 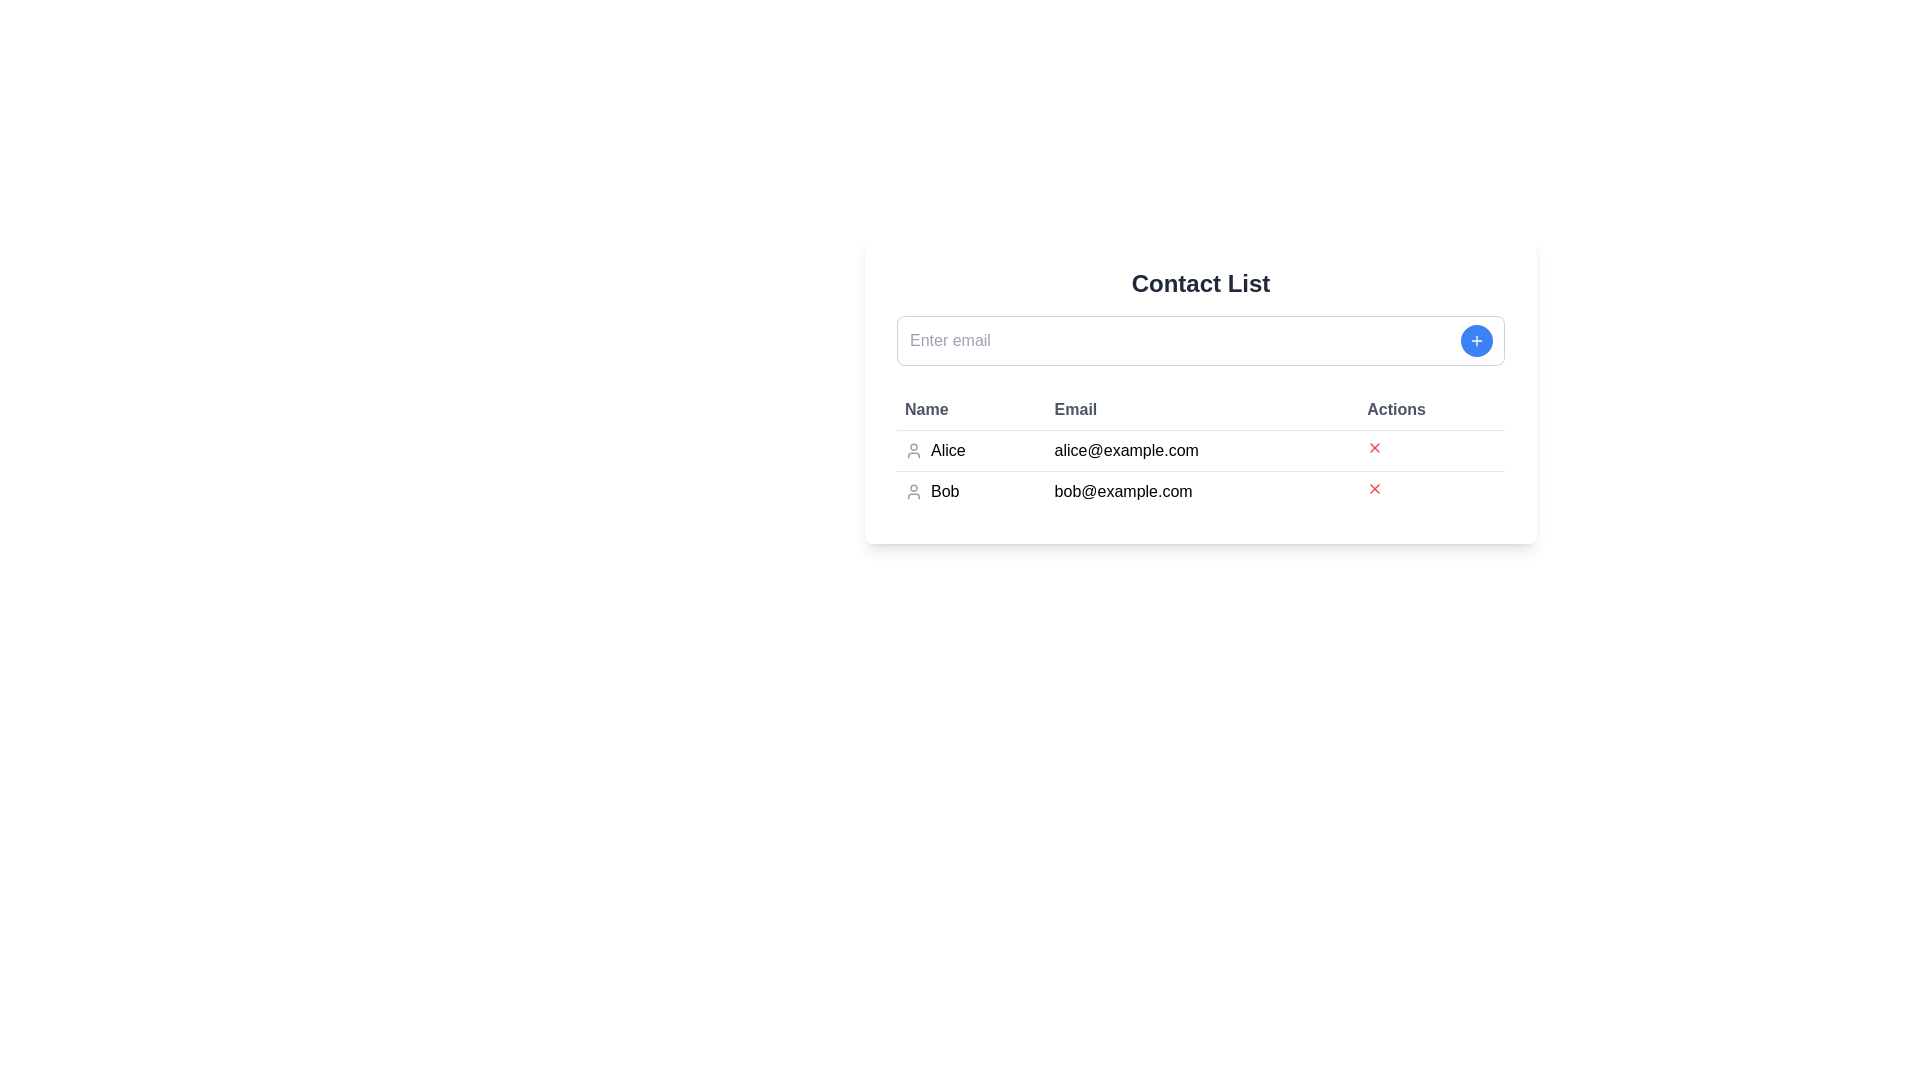 What do you see at coordinates (1200, 490) in the screenshot?
I see `the Contact row containing the email 'bob@example.com' for highlighting` at bounding box center [1200, 490].